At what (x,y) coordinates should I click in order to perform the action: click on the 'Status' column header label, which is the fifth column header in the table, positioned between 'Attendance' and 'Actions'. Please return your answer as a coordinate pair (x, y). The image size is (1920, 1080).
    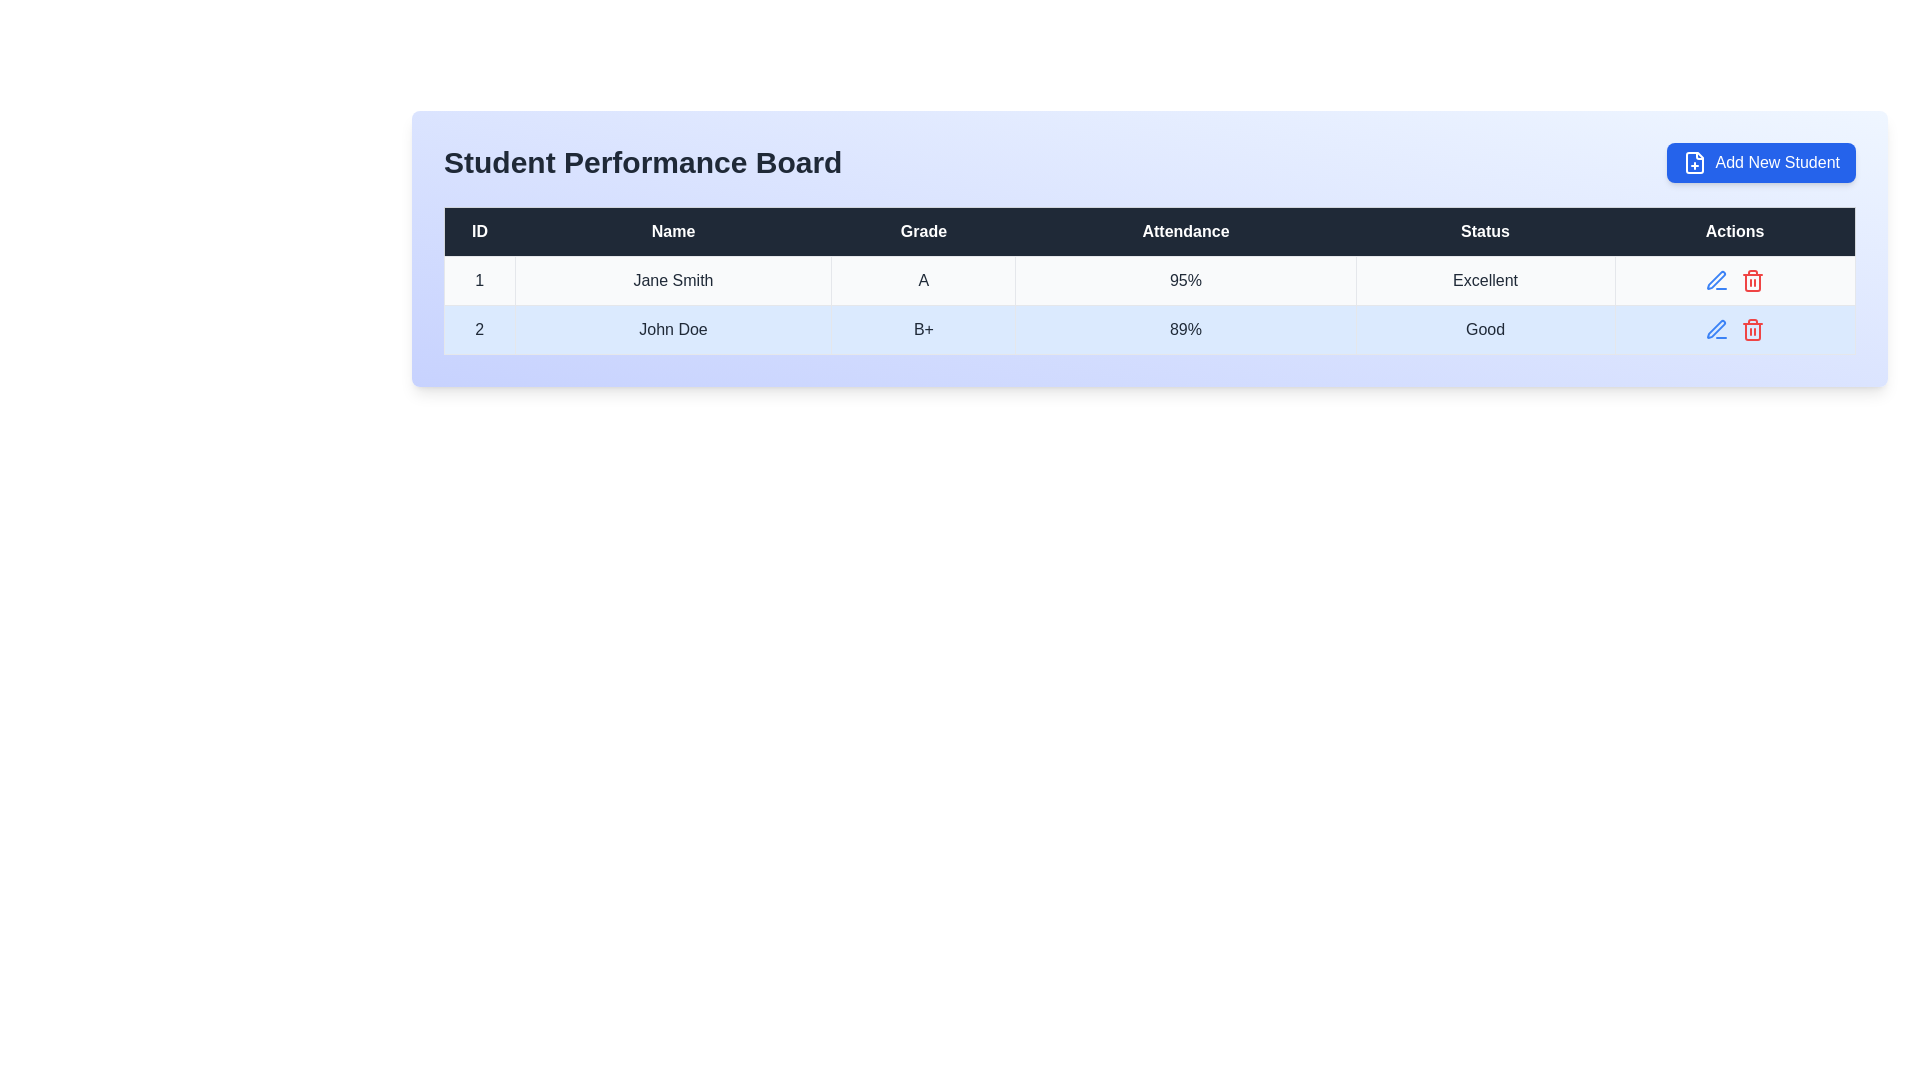
    Looking at the image, I should click on (1485, 230).